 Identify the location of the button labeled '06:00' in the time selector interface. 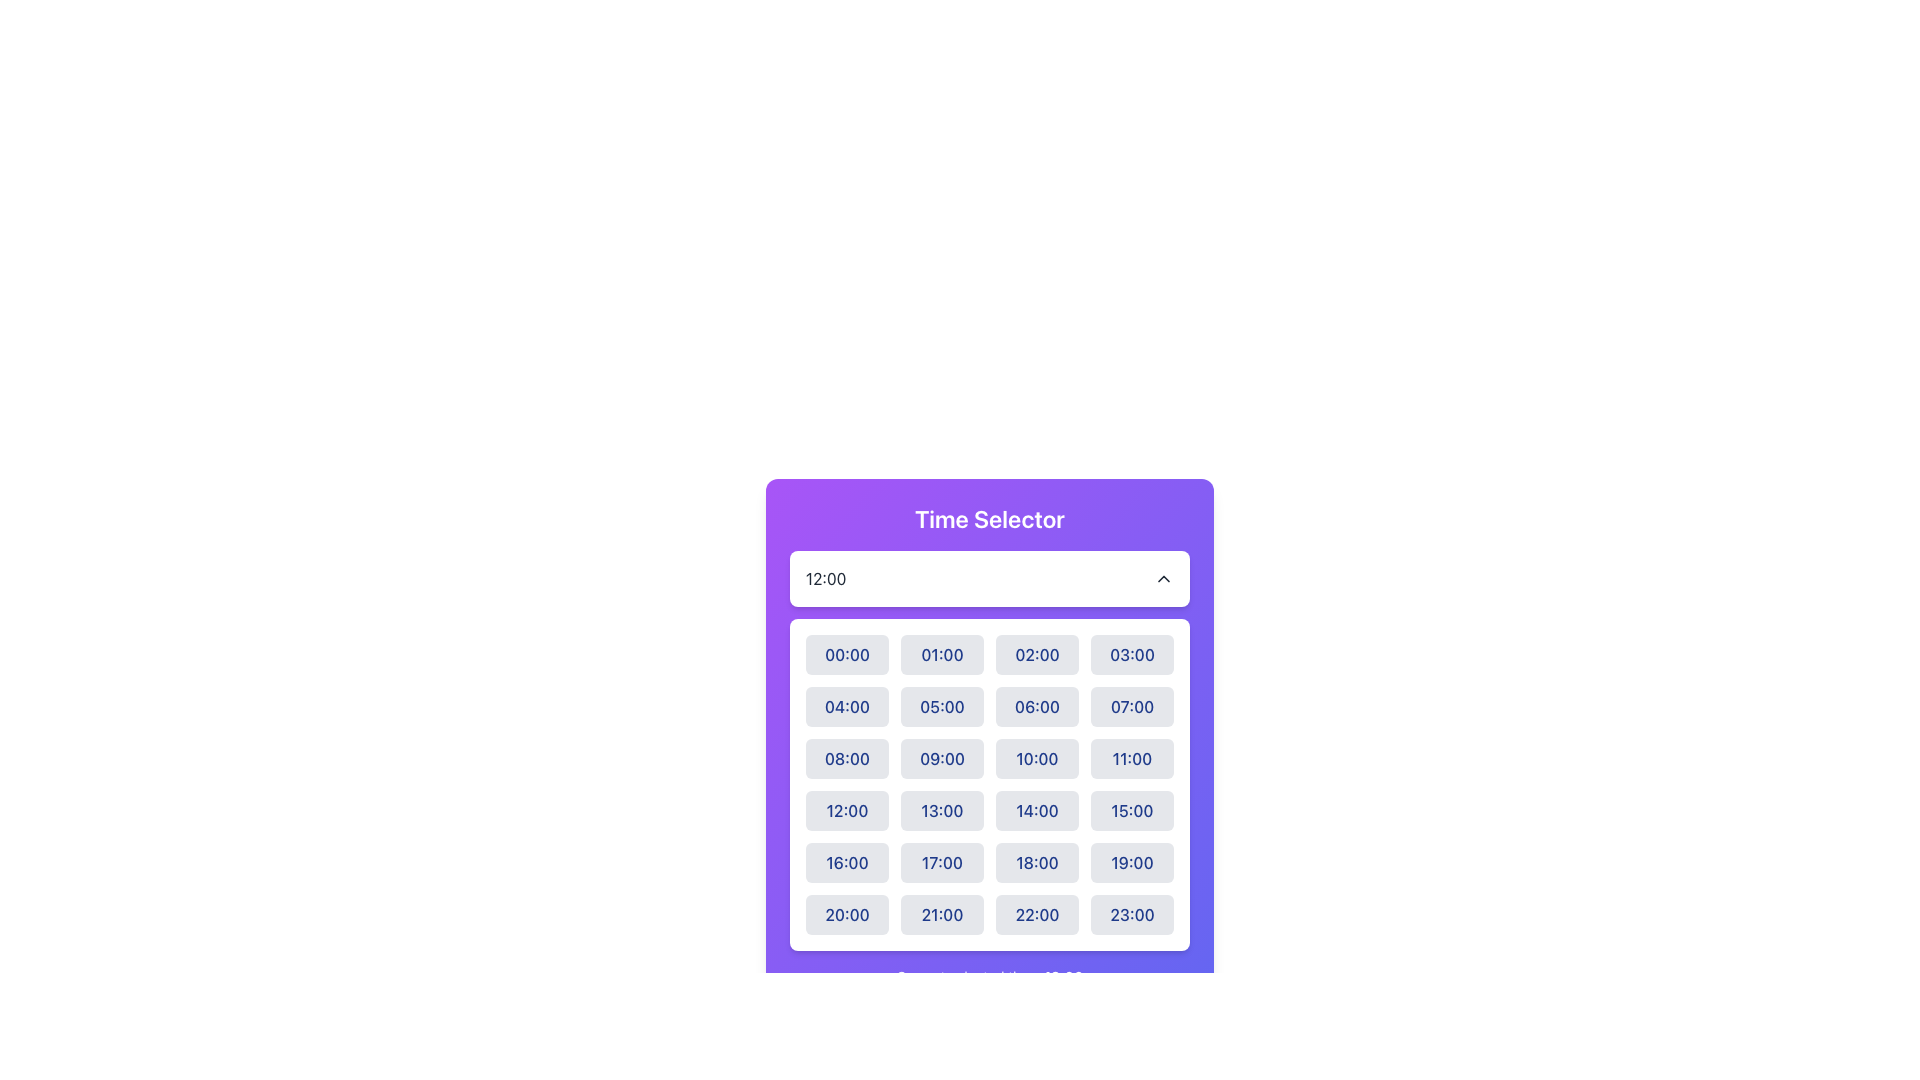
(1037, 705).